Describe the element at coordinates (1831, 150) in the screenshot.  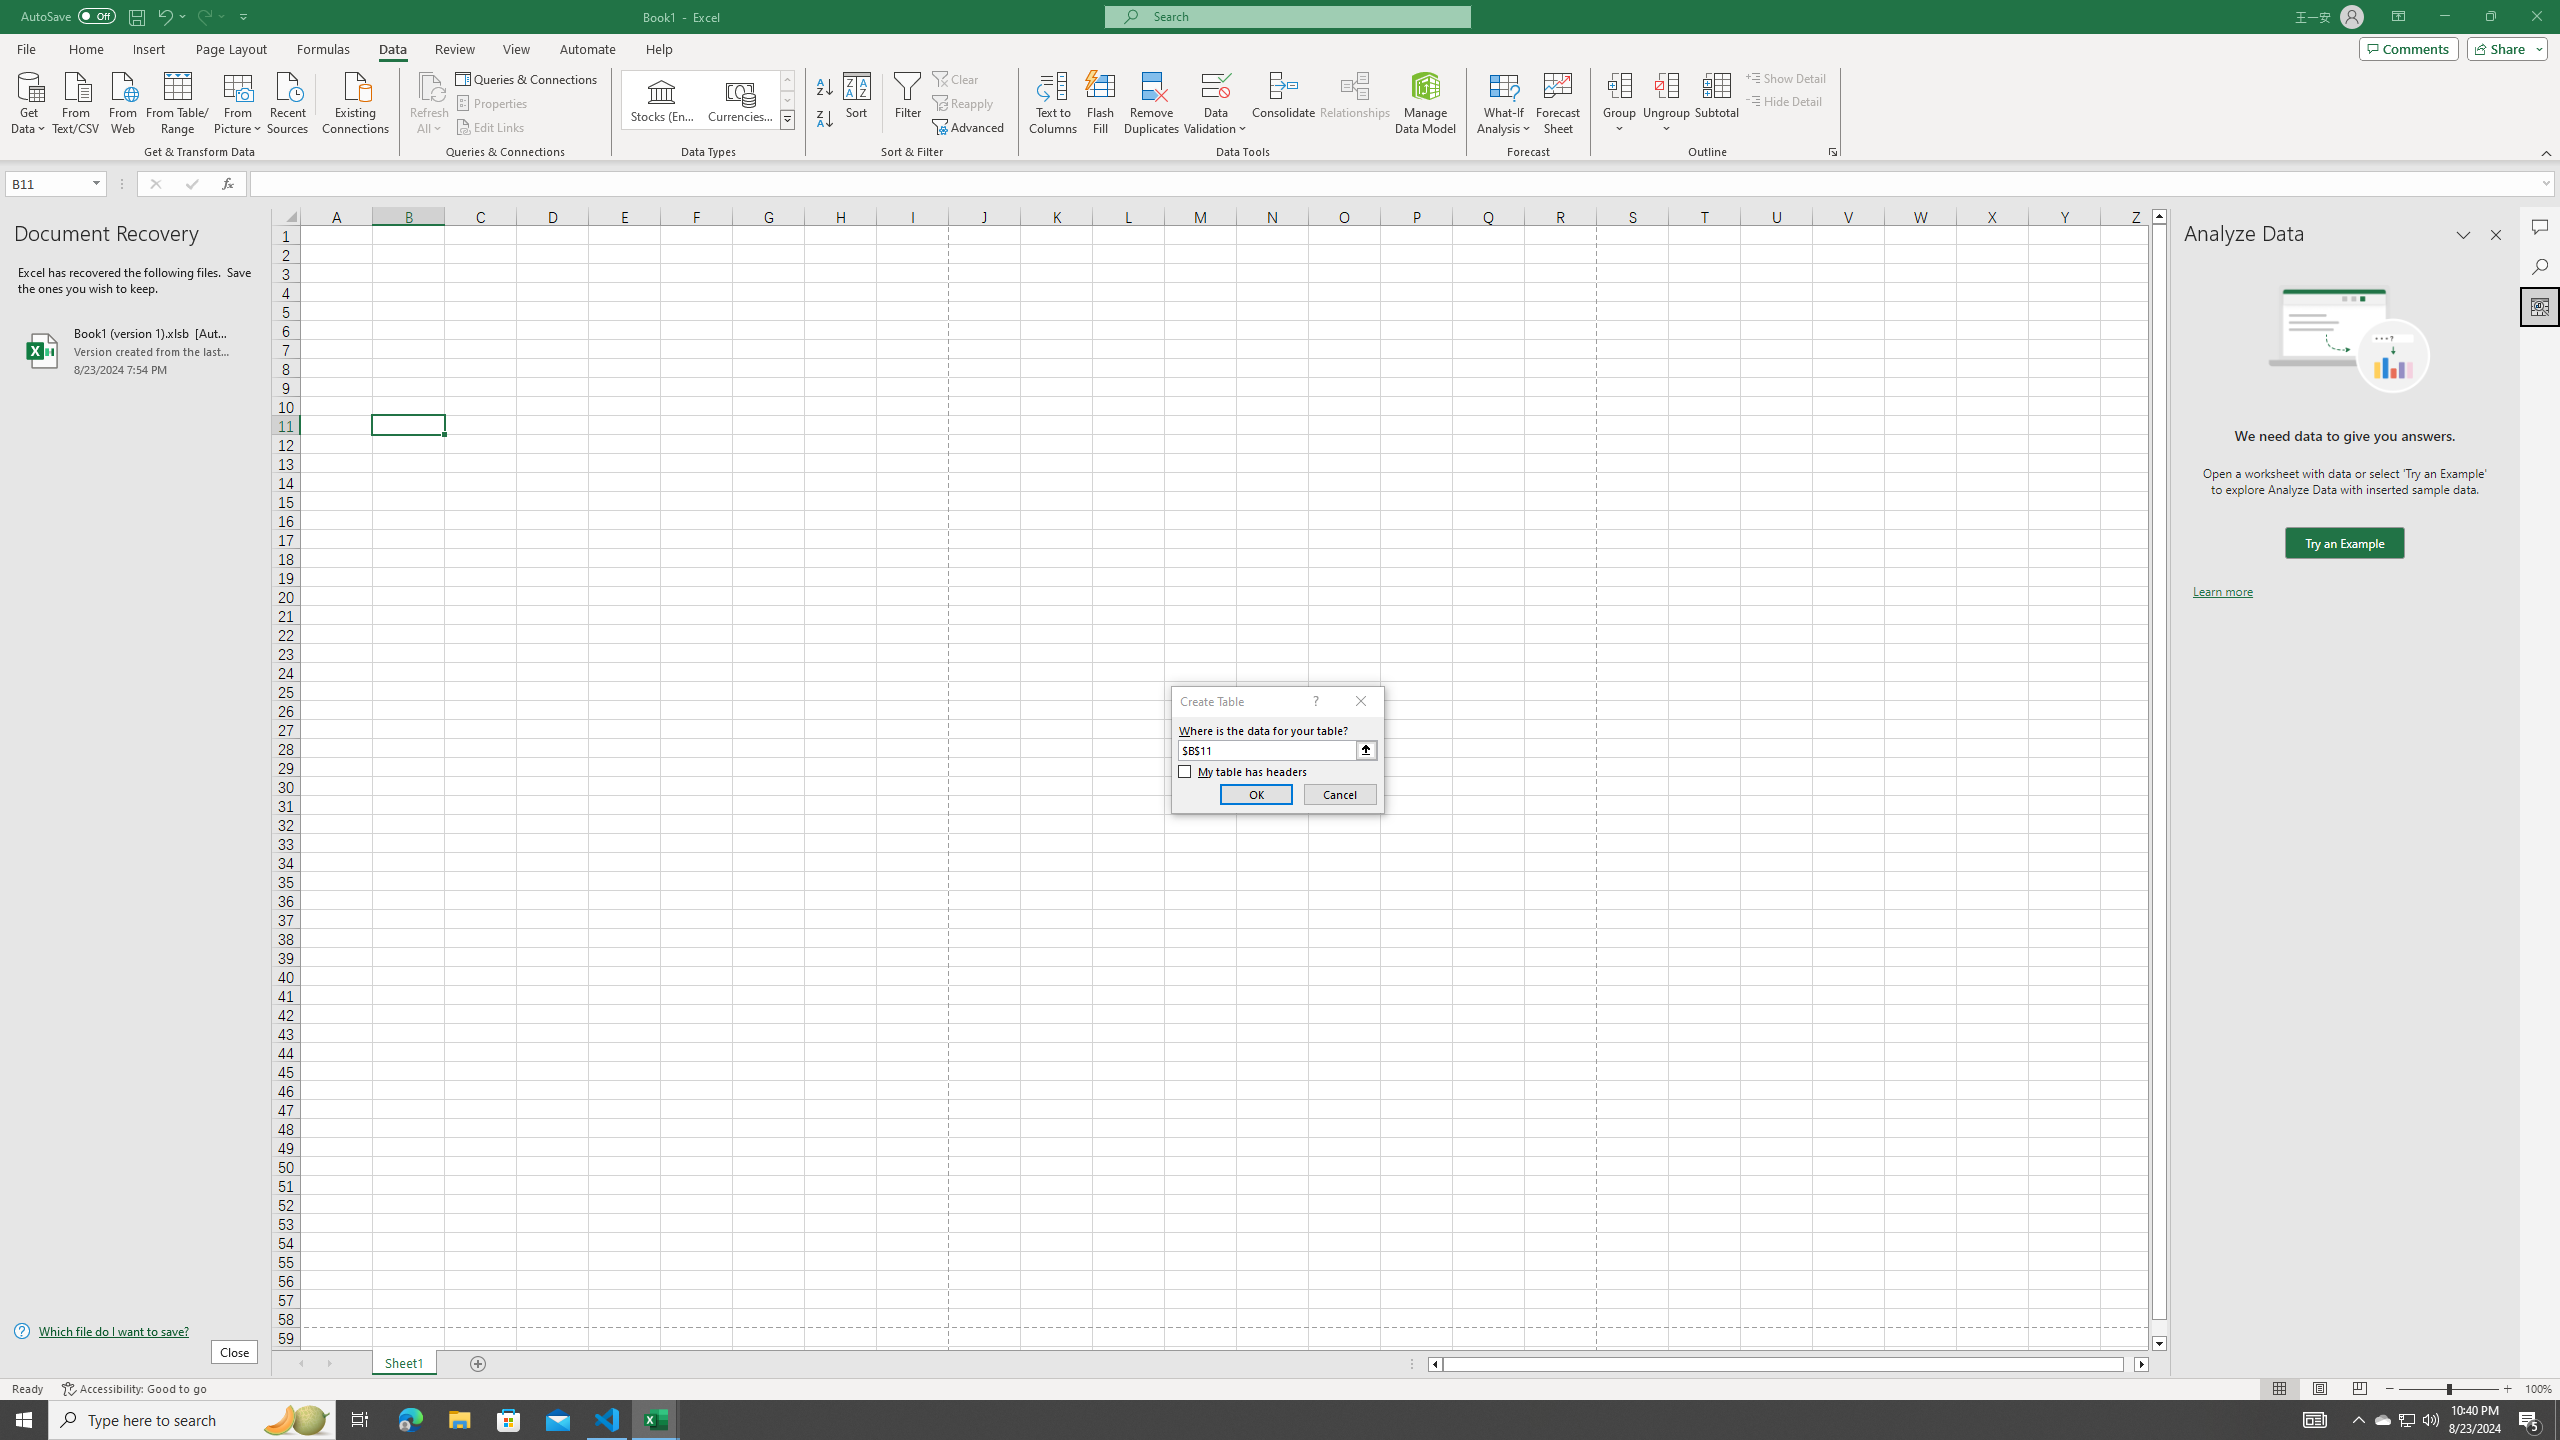
I see `'Group and Outline Settings'` at that location.